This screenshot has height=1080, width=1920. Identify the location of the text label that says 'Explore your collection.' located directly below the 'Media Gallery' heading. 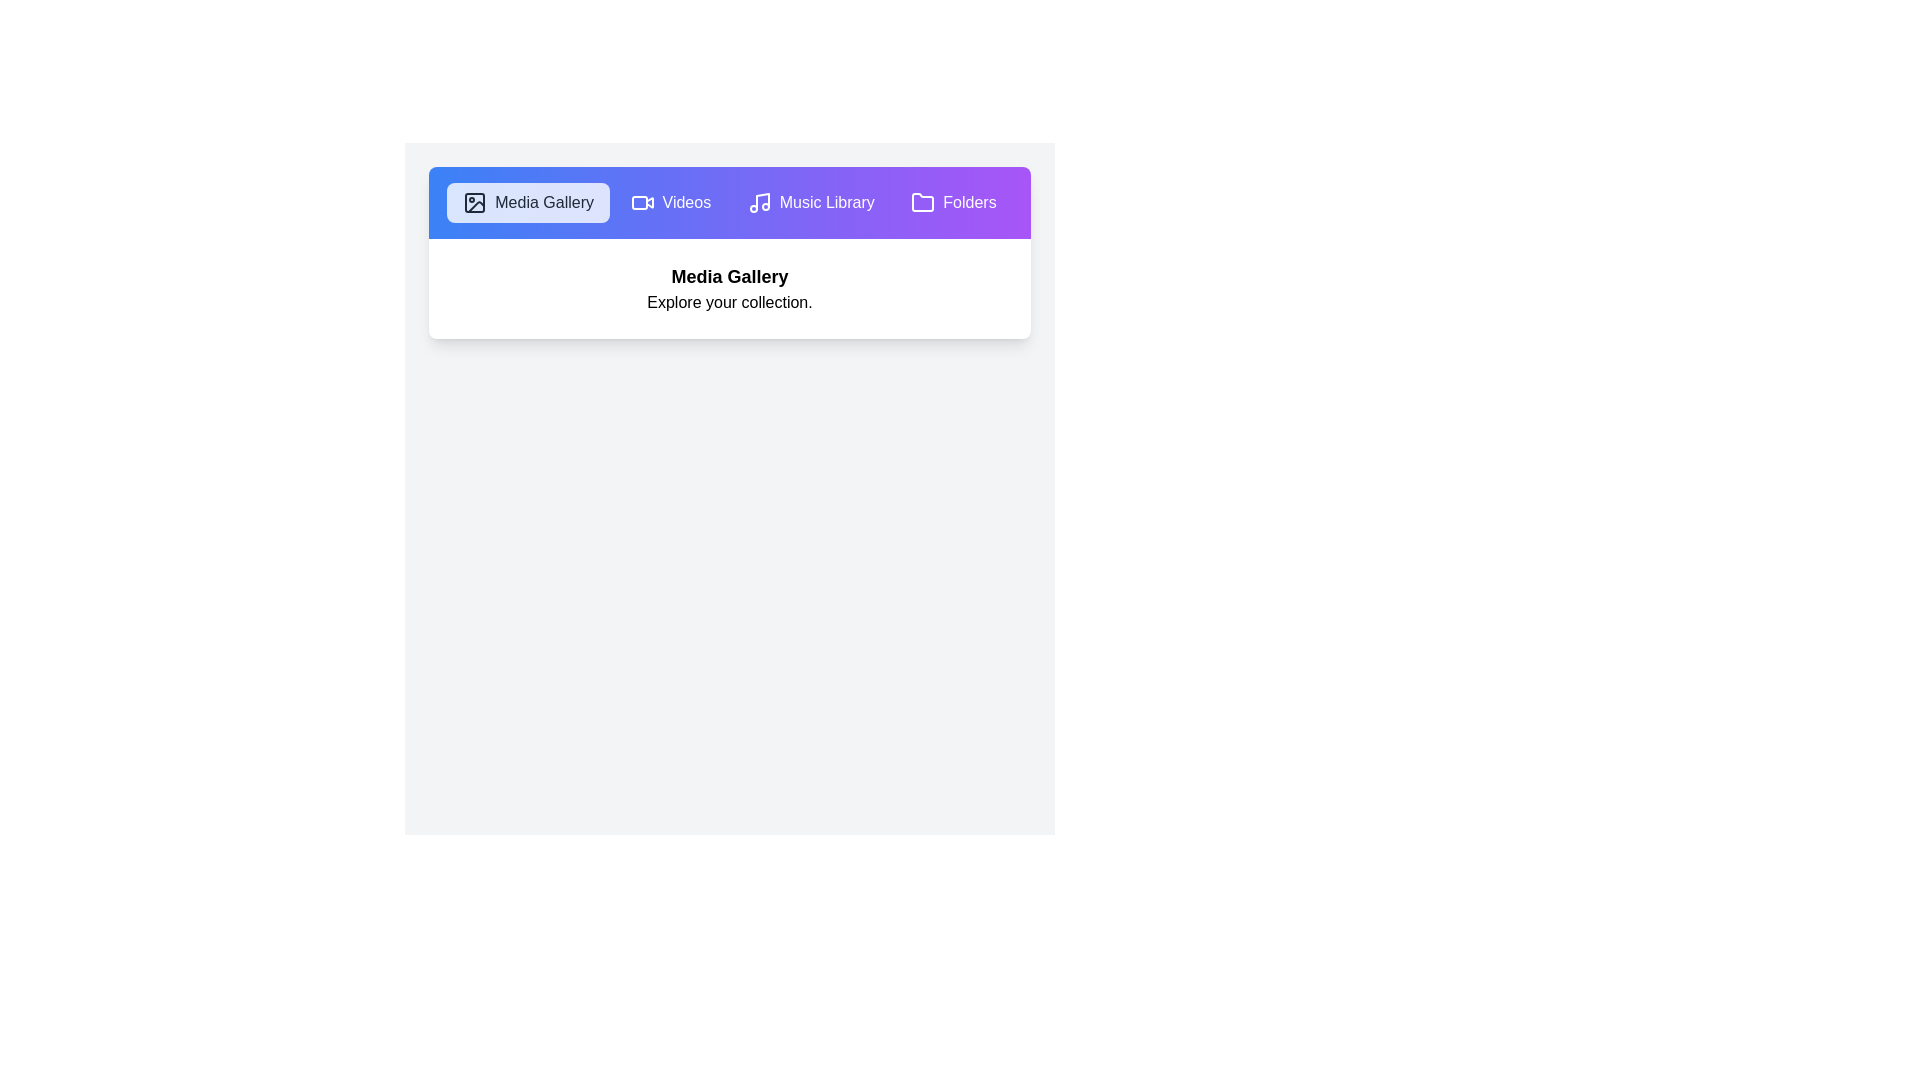
(728, 303).